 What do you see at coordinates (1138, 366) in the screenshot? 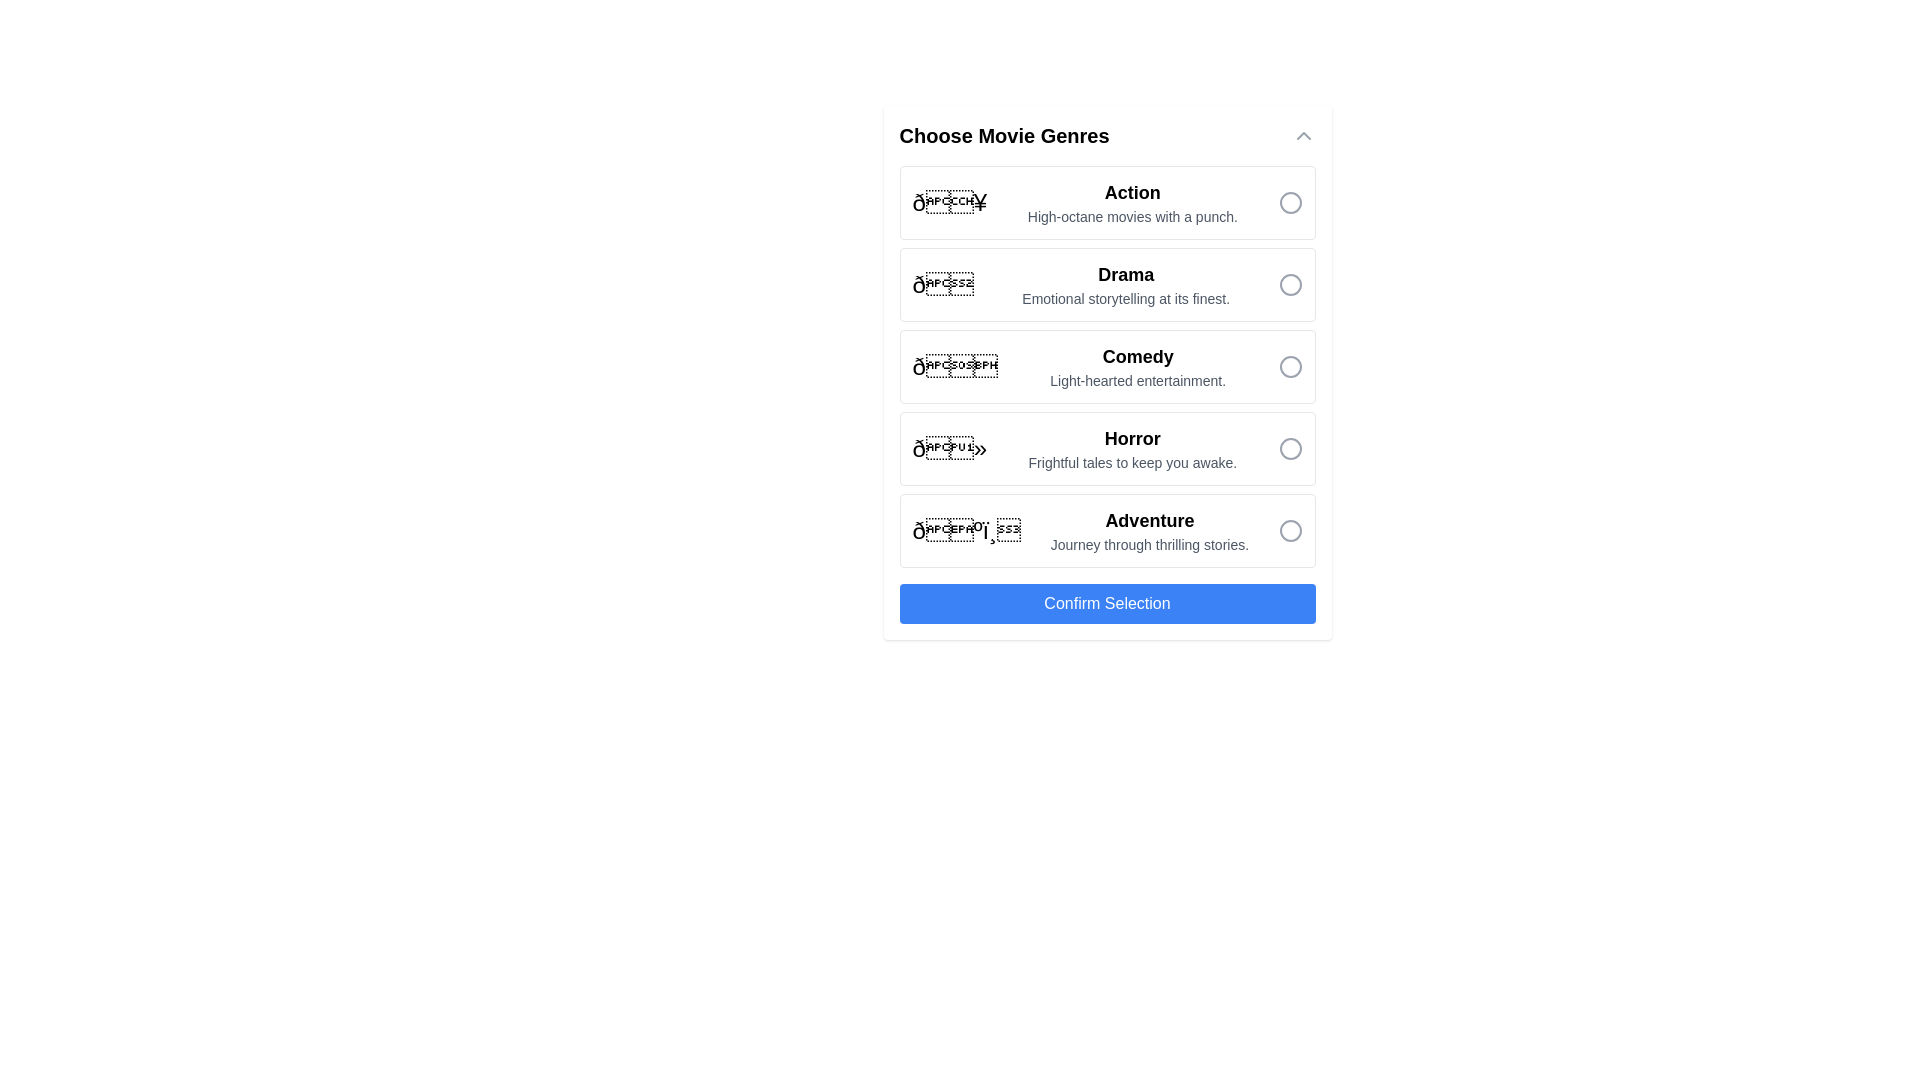
I see `the 'Comedy' genre label in the movie genres selection interface, which is the second option in the list, located below 'Drama' and above 'Horror'` at bounding box center [1138, 366].